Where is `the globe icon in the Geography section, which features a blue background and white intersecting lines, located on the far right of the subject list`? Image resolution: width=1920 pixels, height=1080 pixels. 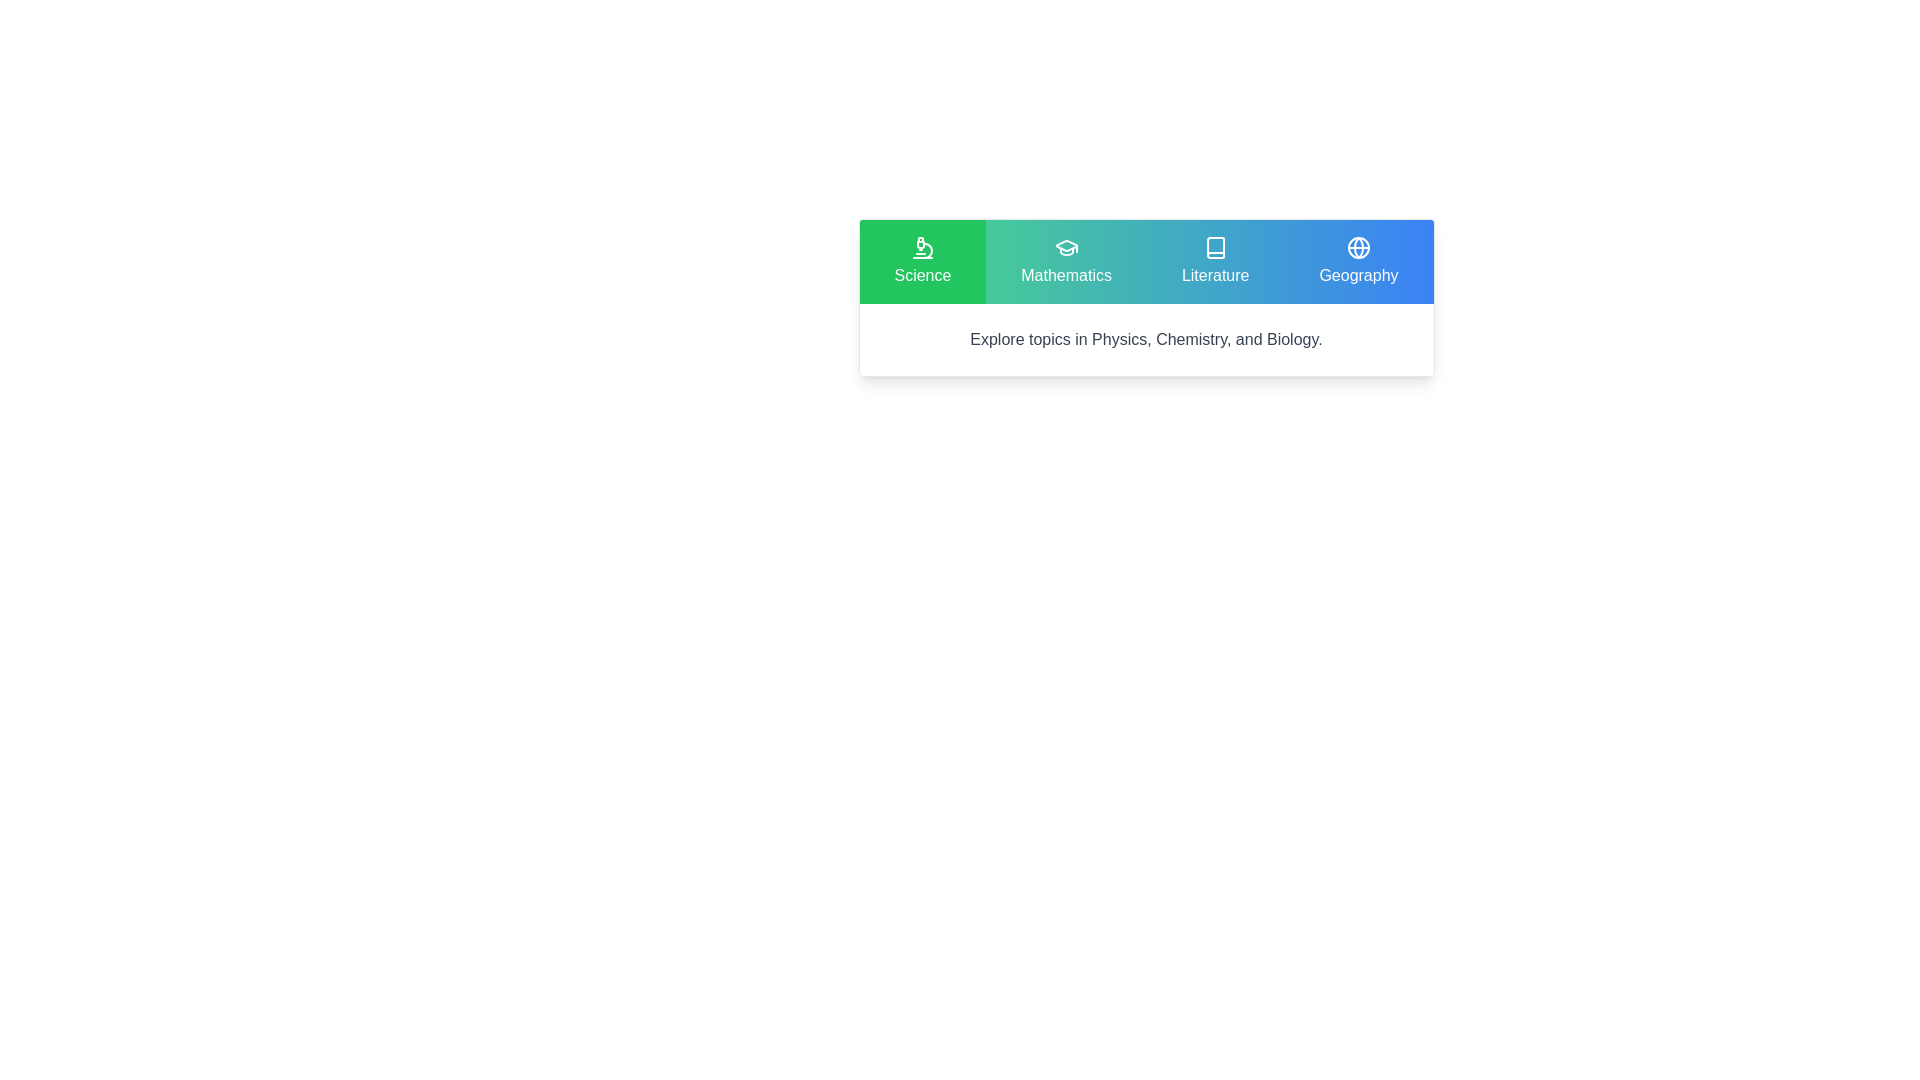 the globe icon in the Geography section, which features a blue background and white intersecting lines, located on the far right of the subject list is located at coordinates (1358, 246).